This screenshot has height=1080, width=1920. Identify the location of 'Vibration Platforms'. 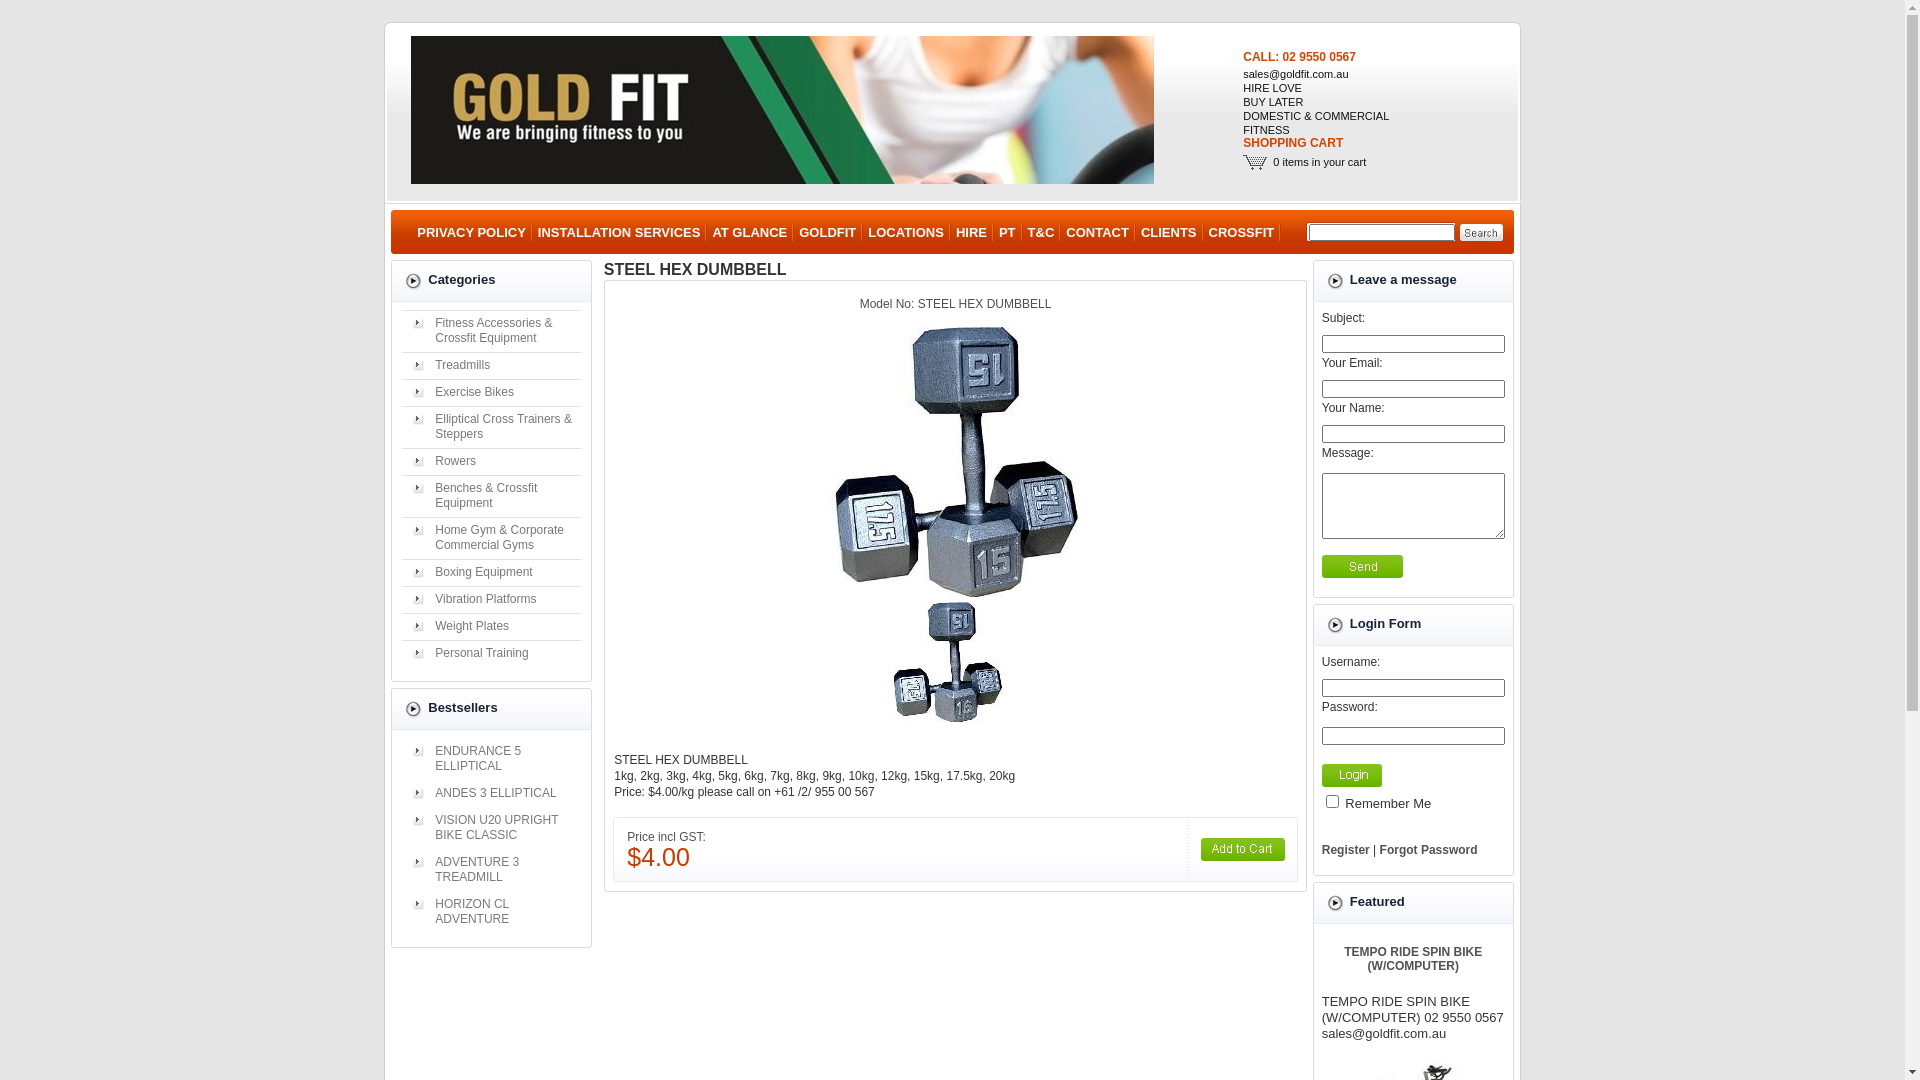
(491, 598).